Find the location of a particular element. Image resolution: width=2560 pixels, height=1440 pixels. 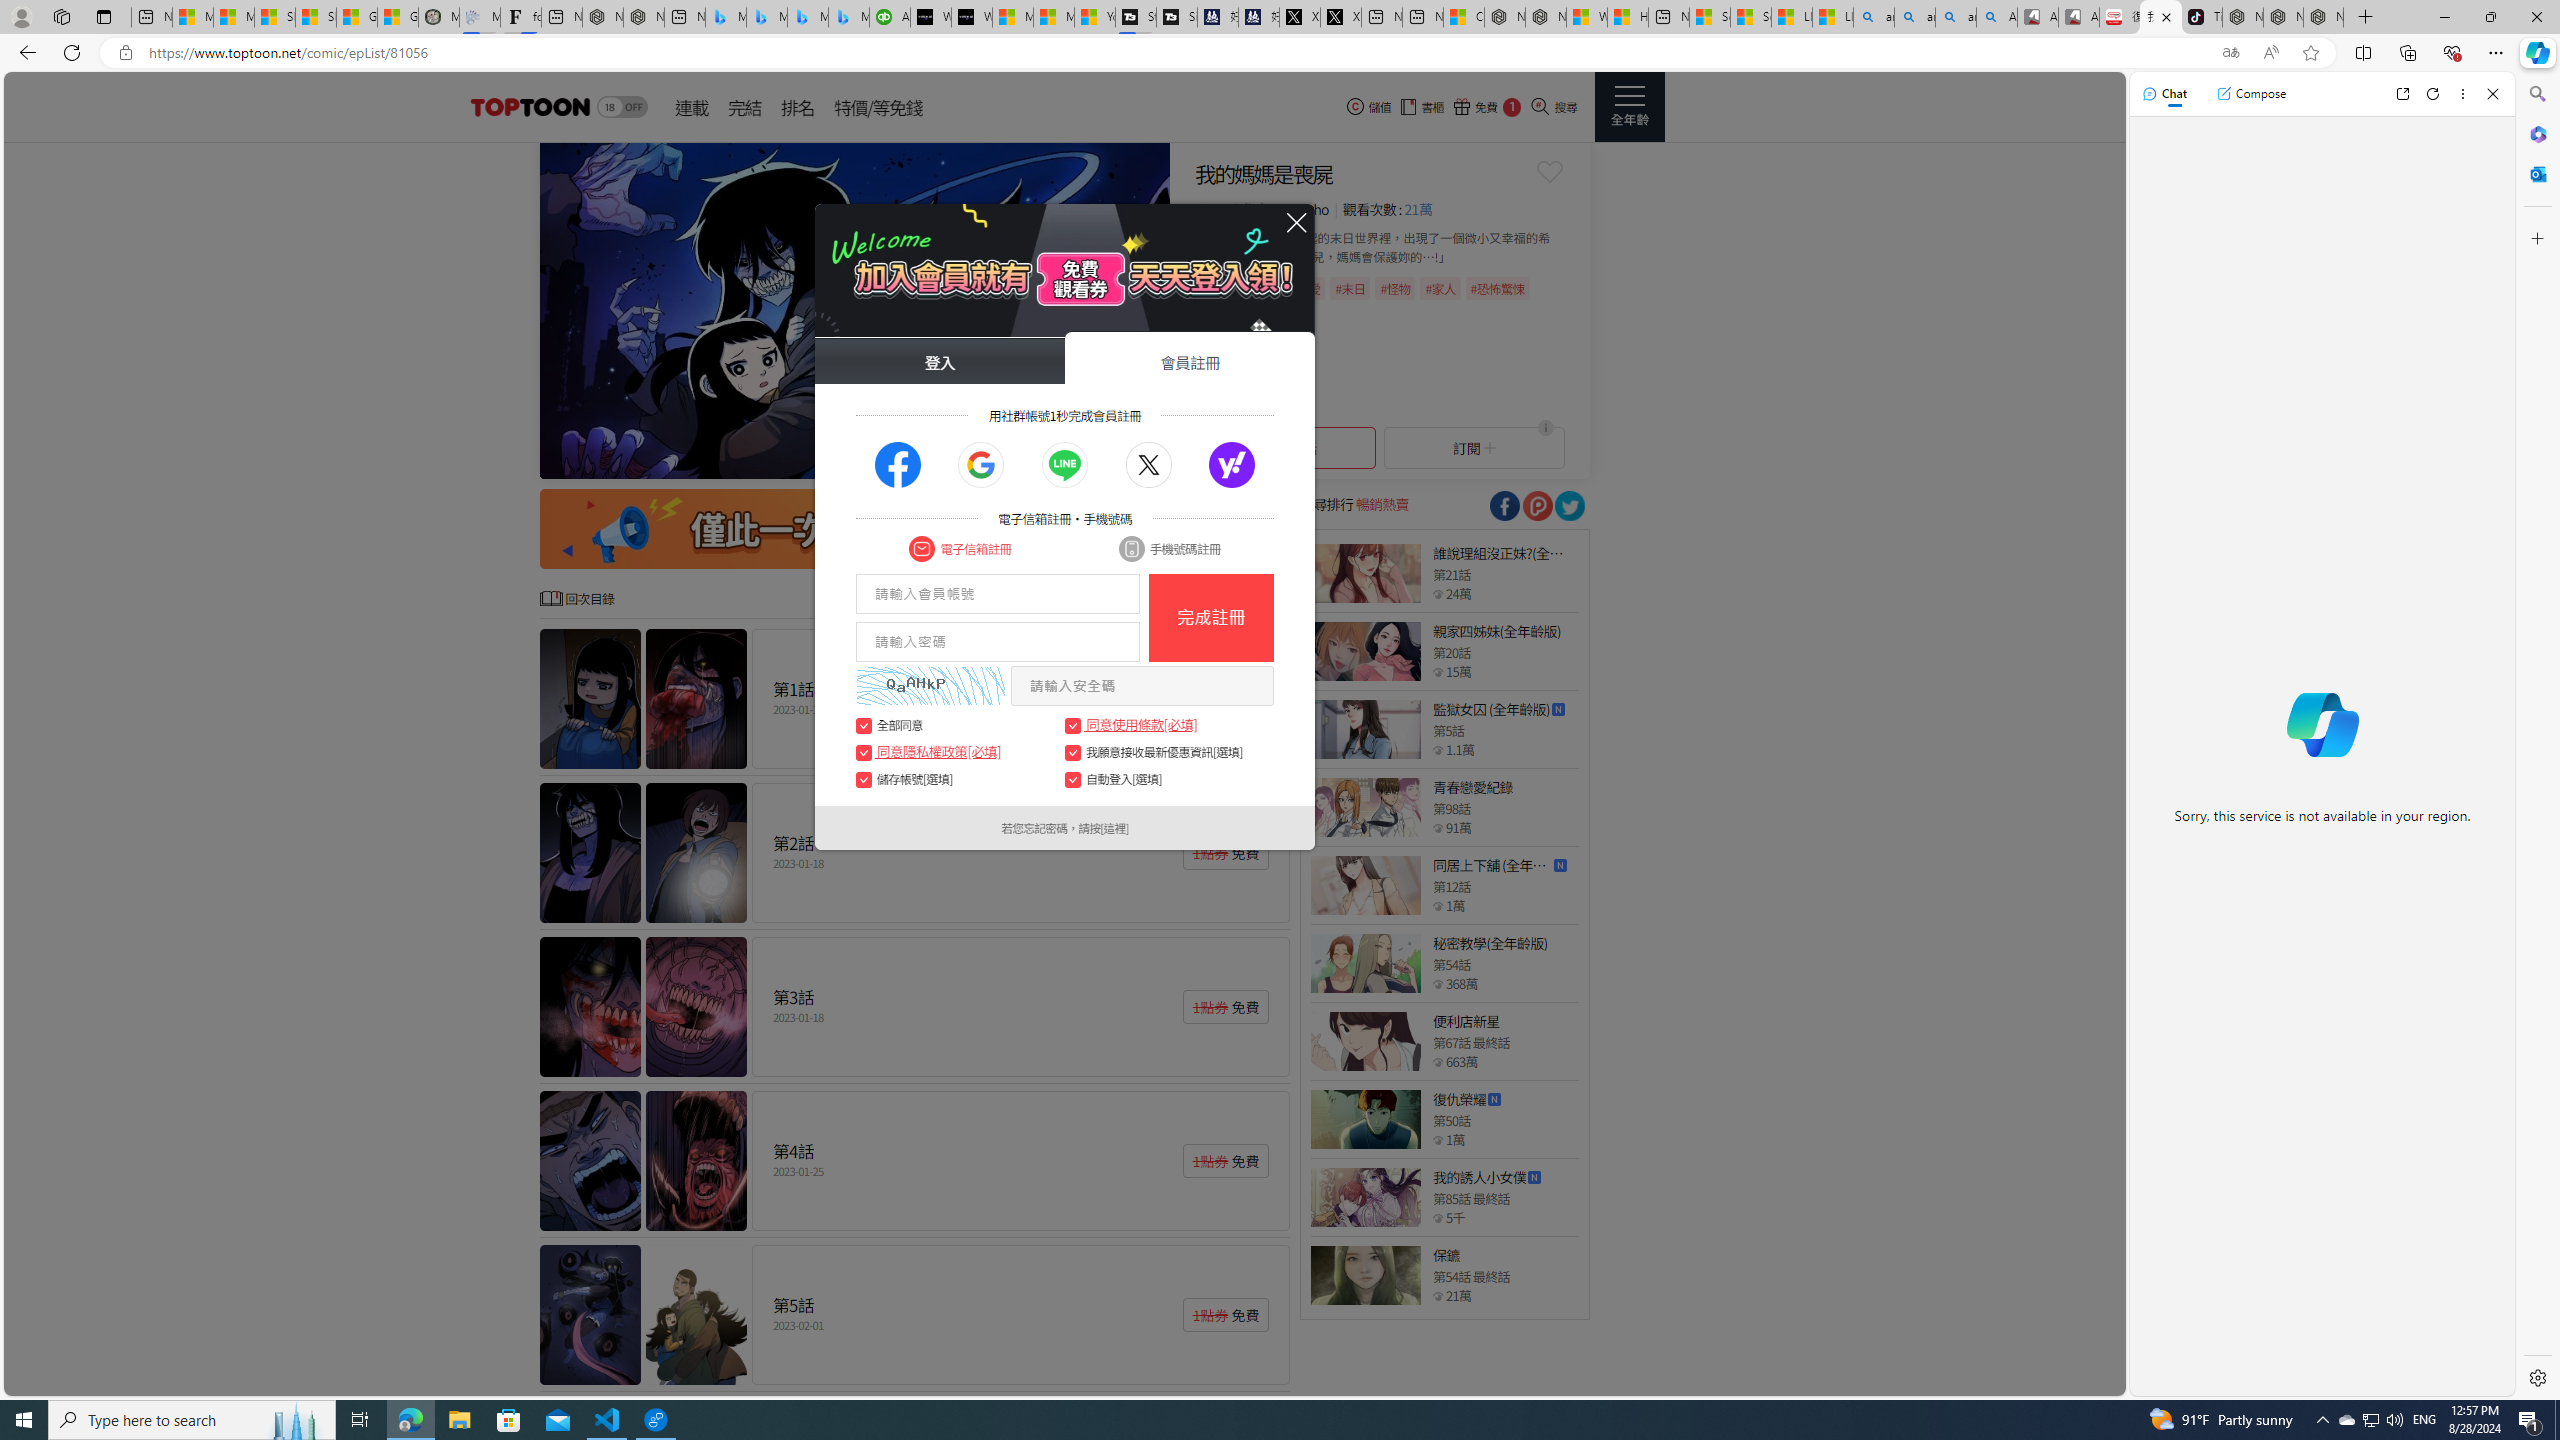

'Class: swiper-slide swiper-slide-prev' is located at coordinates (855, 310).